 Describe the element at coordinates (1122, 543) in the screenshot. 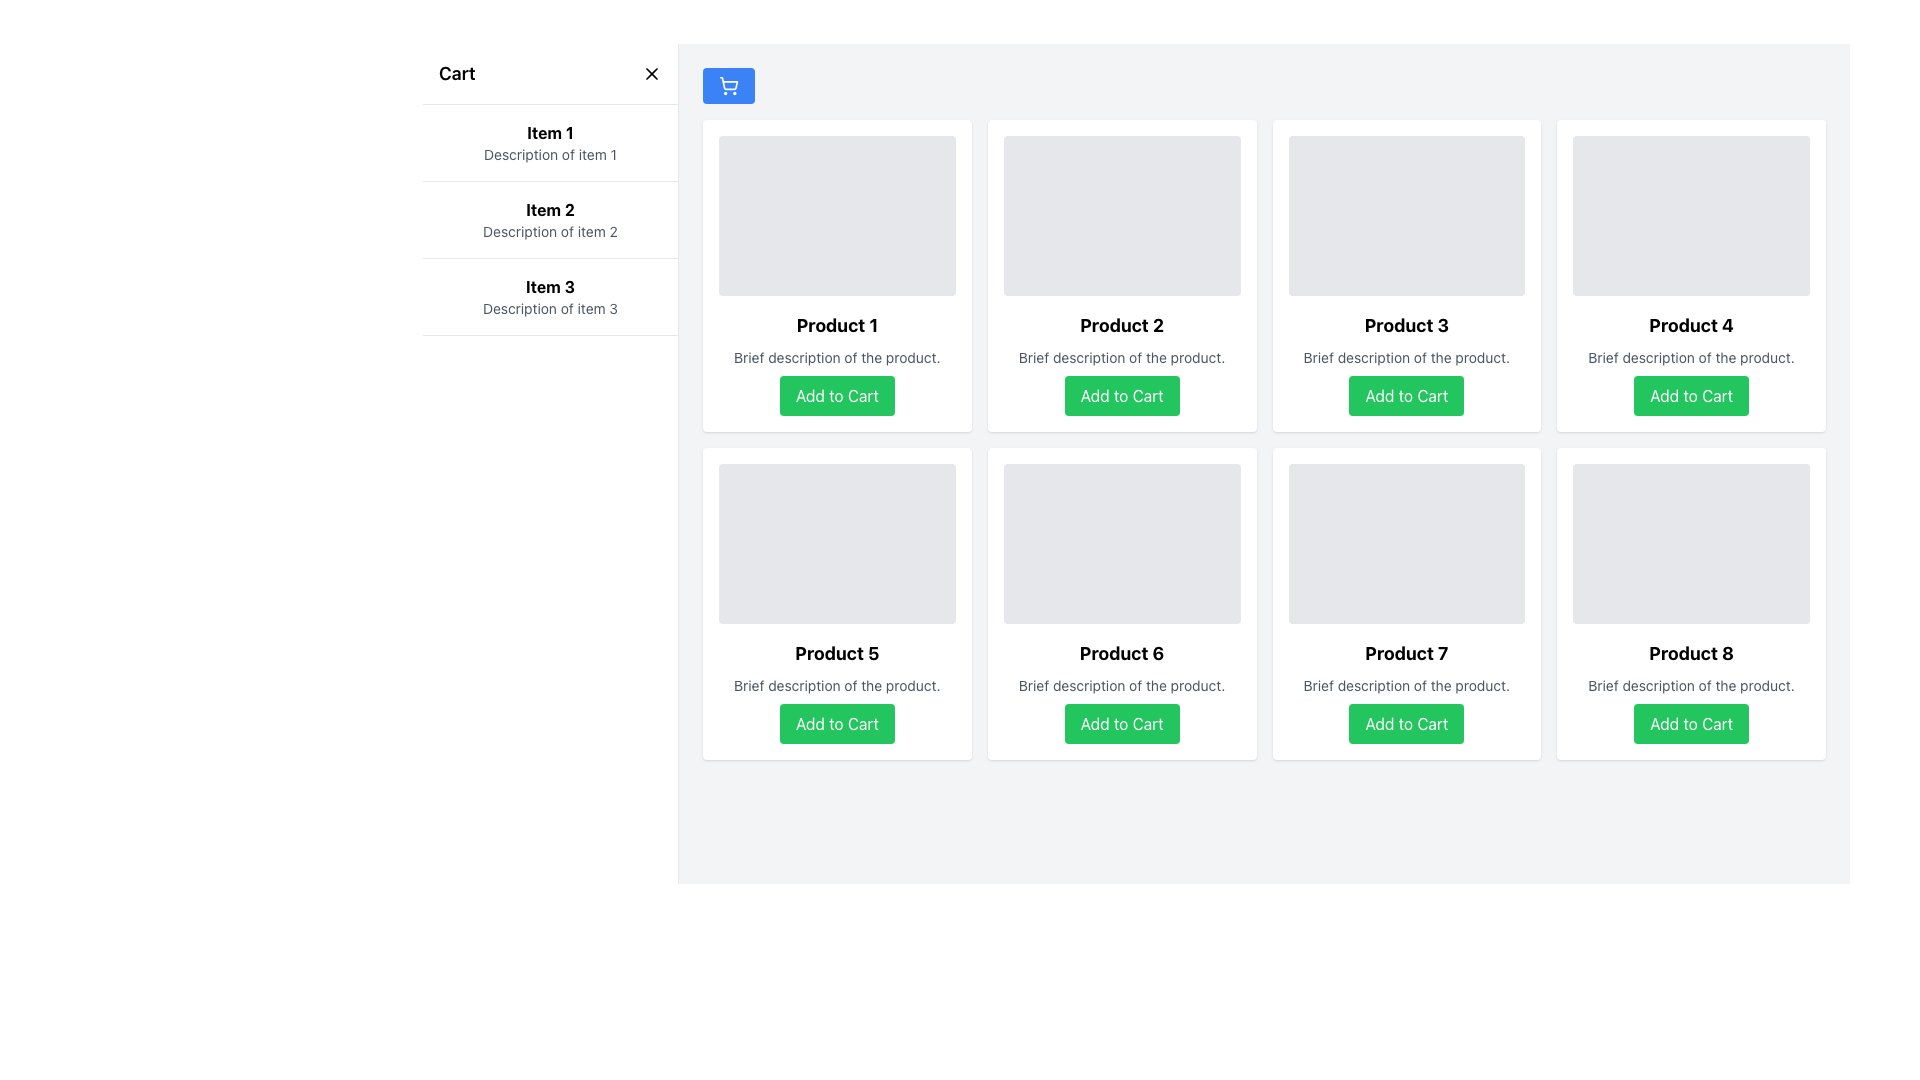

I see `the placeholder image for 'Product 6' located in the second row and third column of the grid, which serves as a visual context for the item` at that location.